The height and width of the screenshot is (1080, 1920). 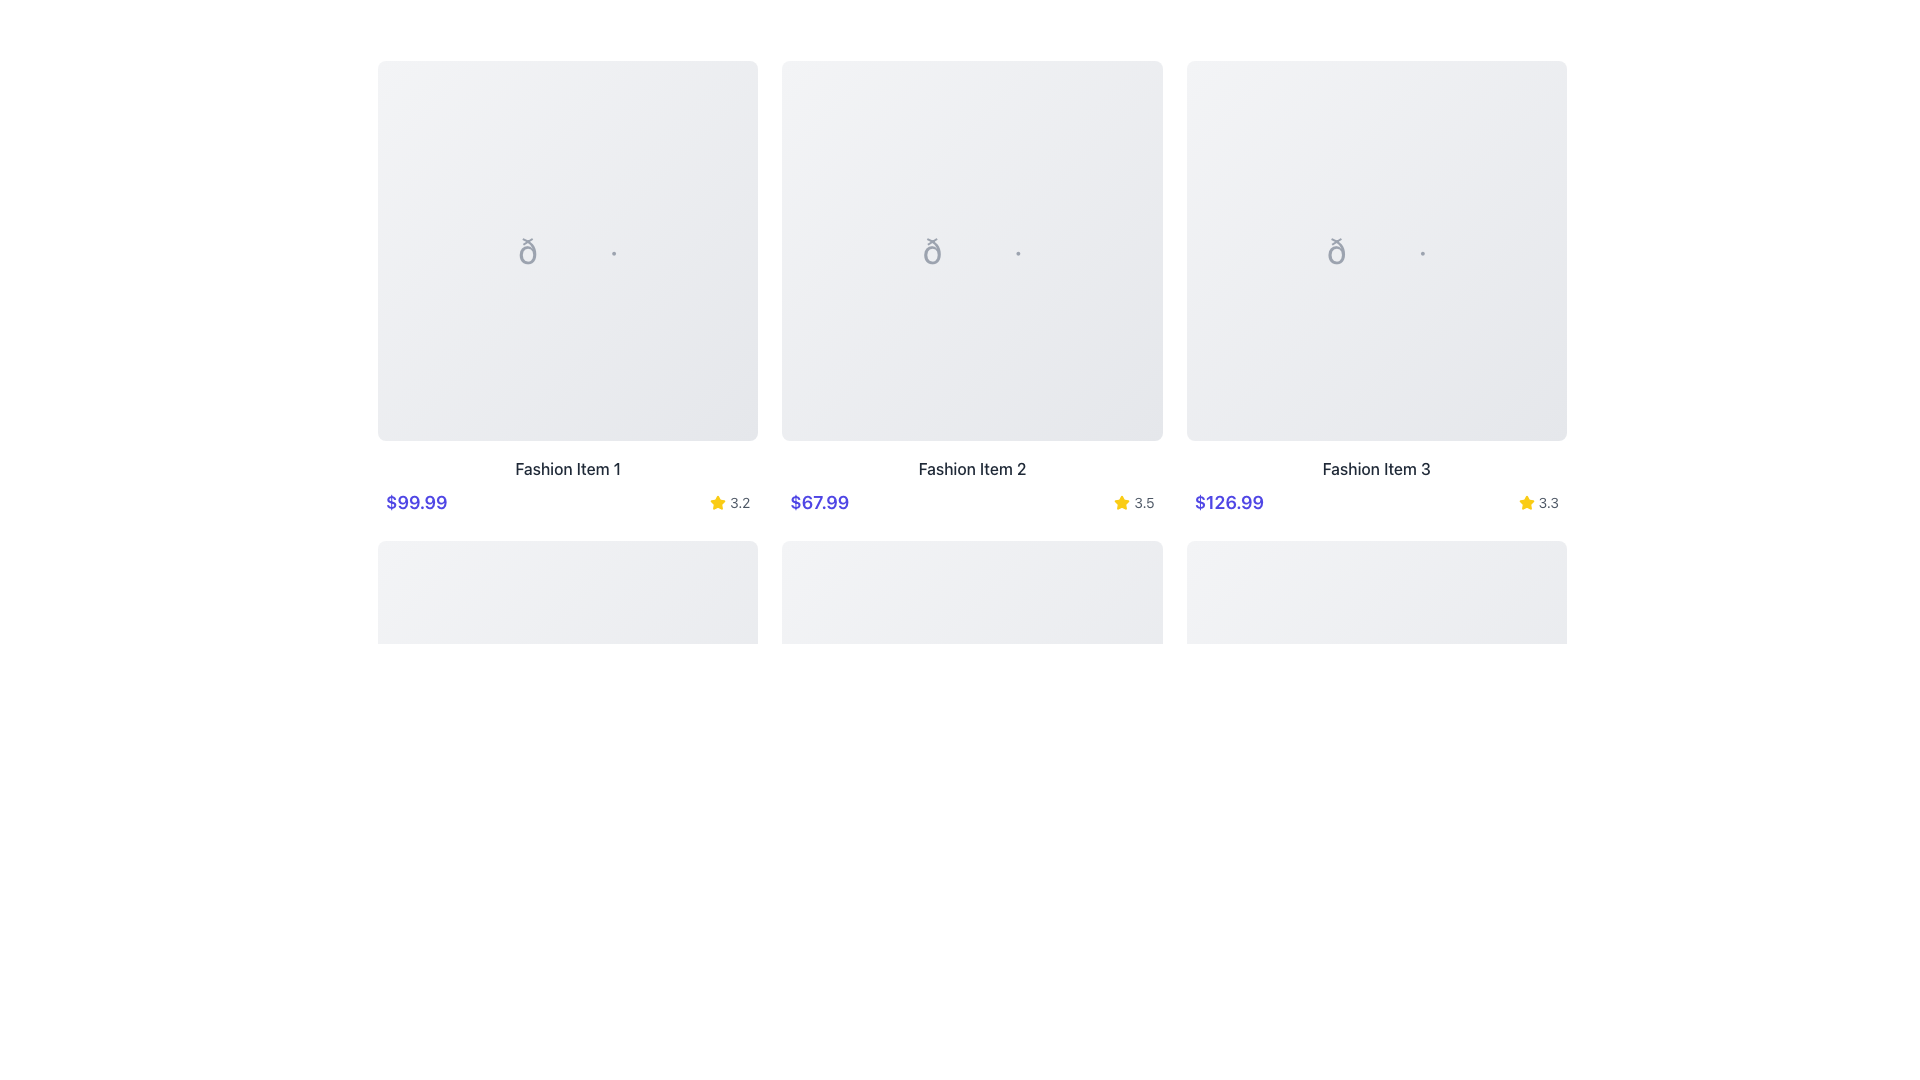 I want to click on the Text label displaying the rating score (3.3) for the product 'Fashion Item 3', located in the rating section to the right of the star icon, so click(x=1547, y=502).